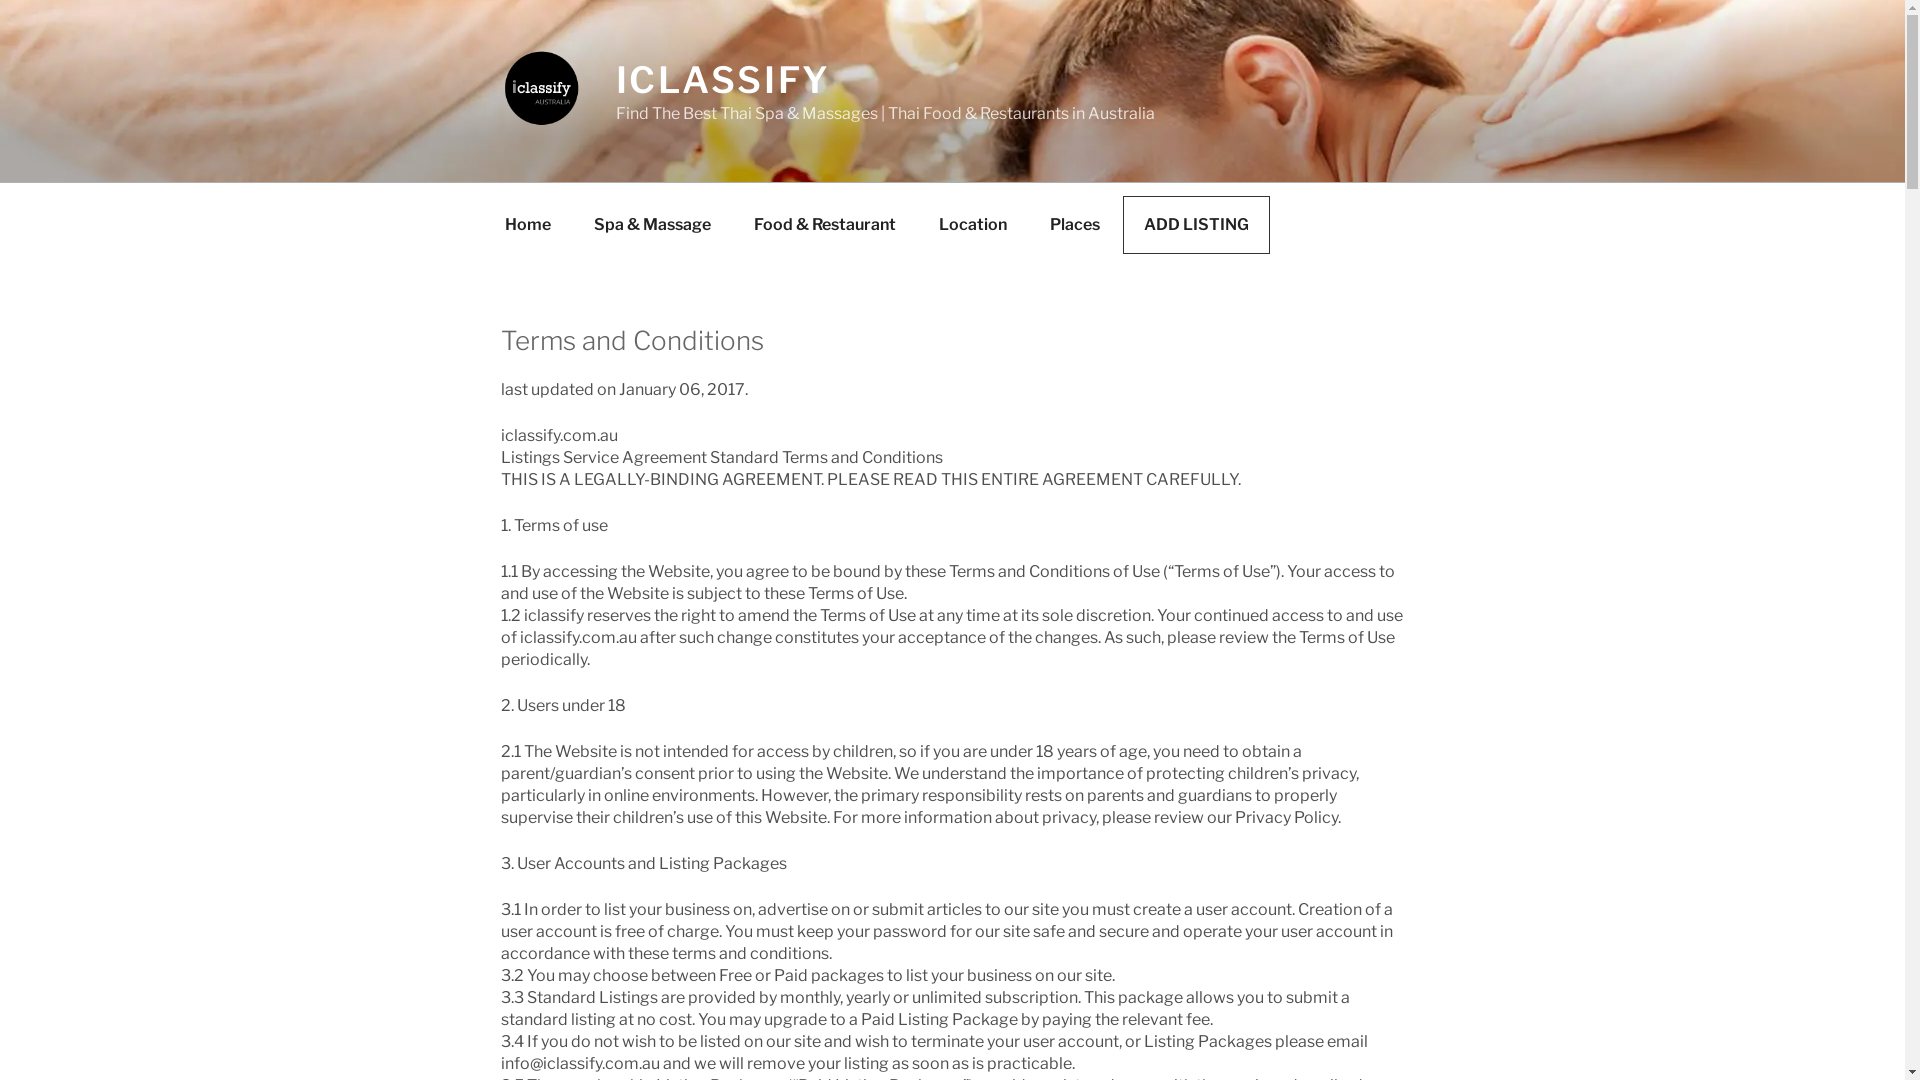  I want to click on 'Spa & Massage', so click(652, 224).